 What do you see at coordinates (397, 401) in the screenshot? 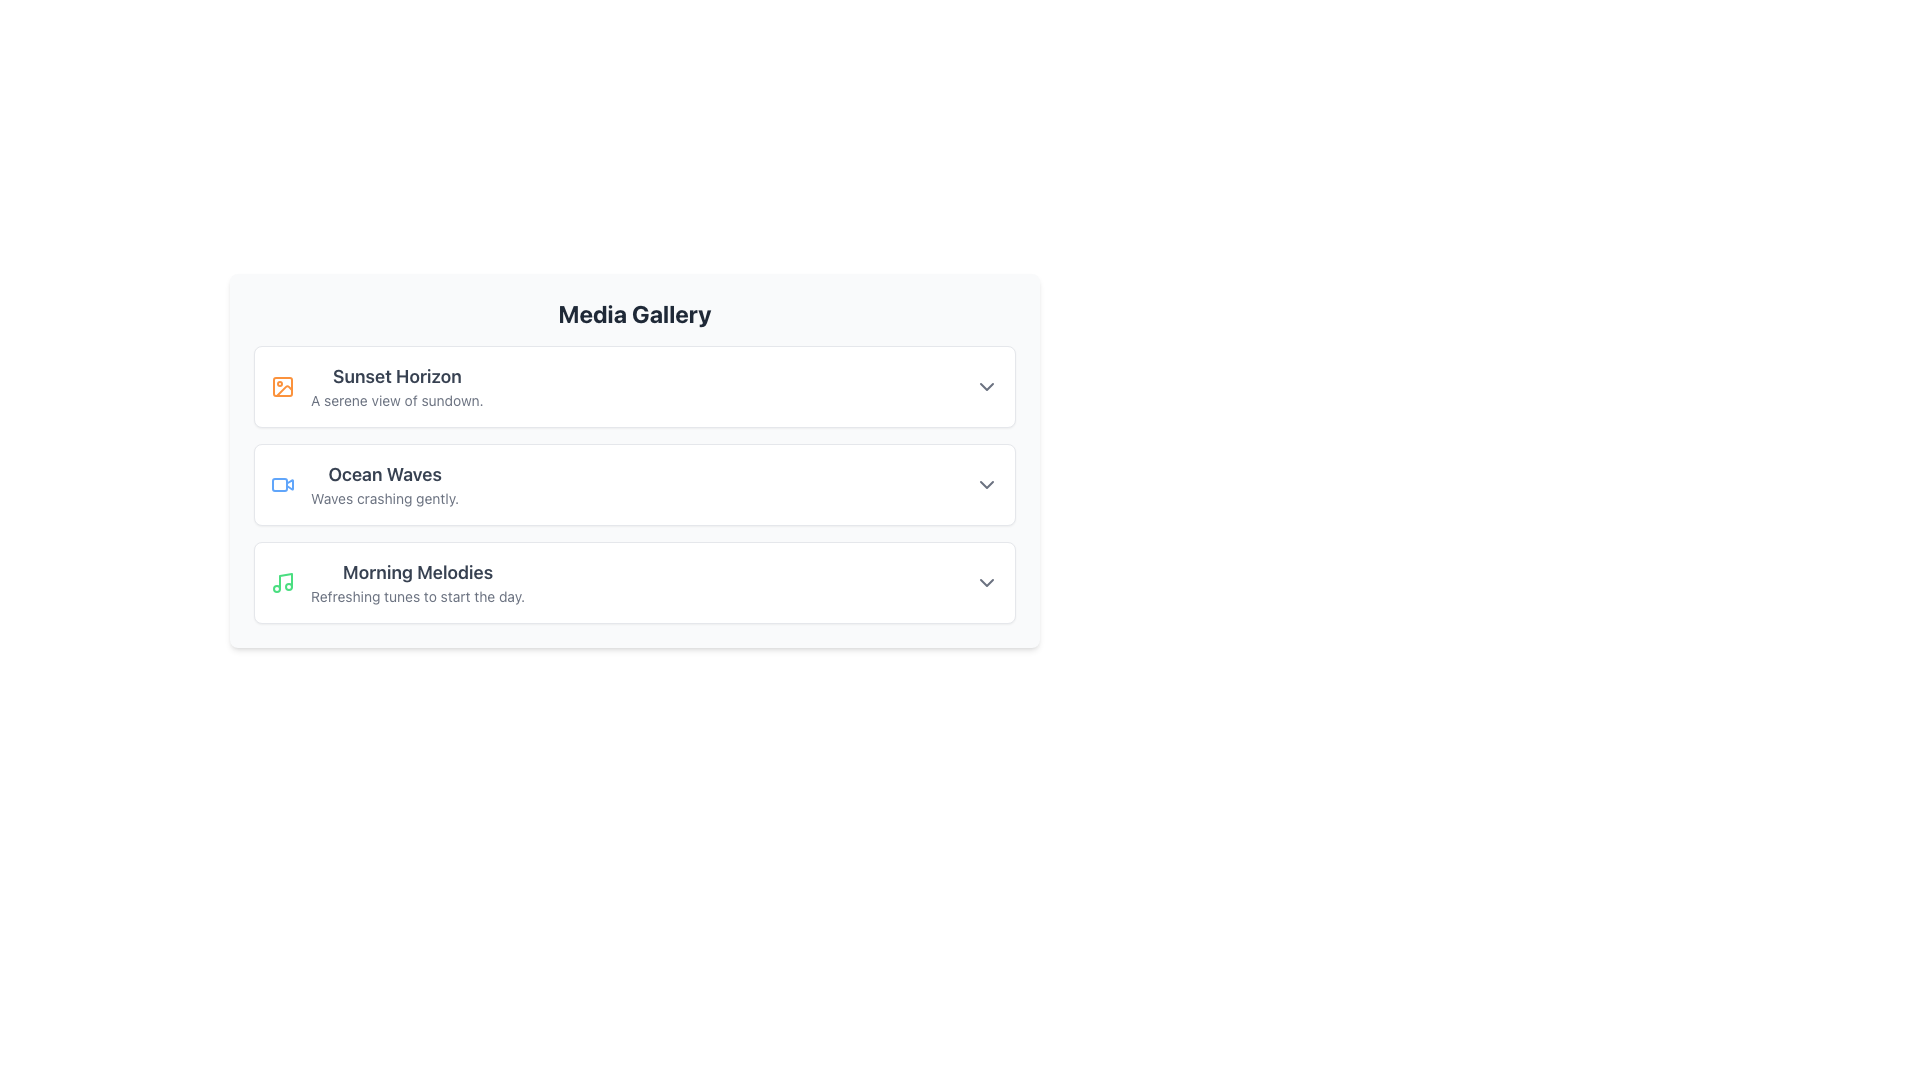
I see `the static text displaying 'A serene view of sundown.' located directly below 'Sunset Horizon' in the stacked list interface` at bounding box center [397, 401].